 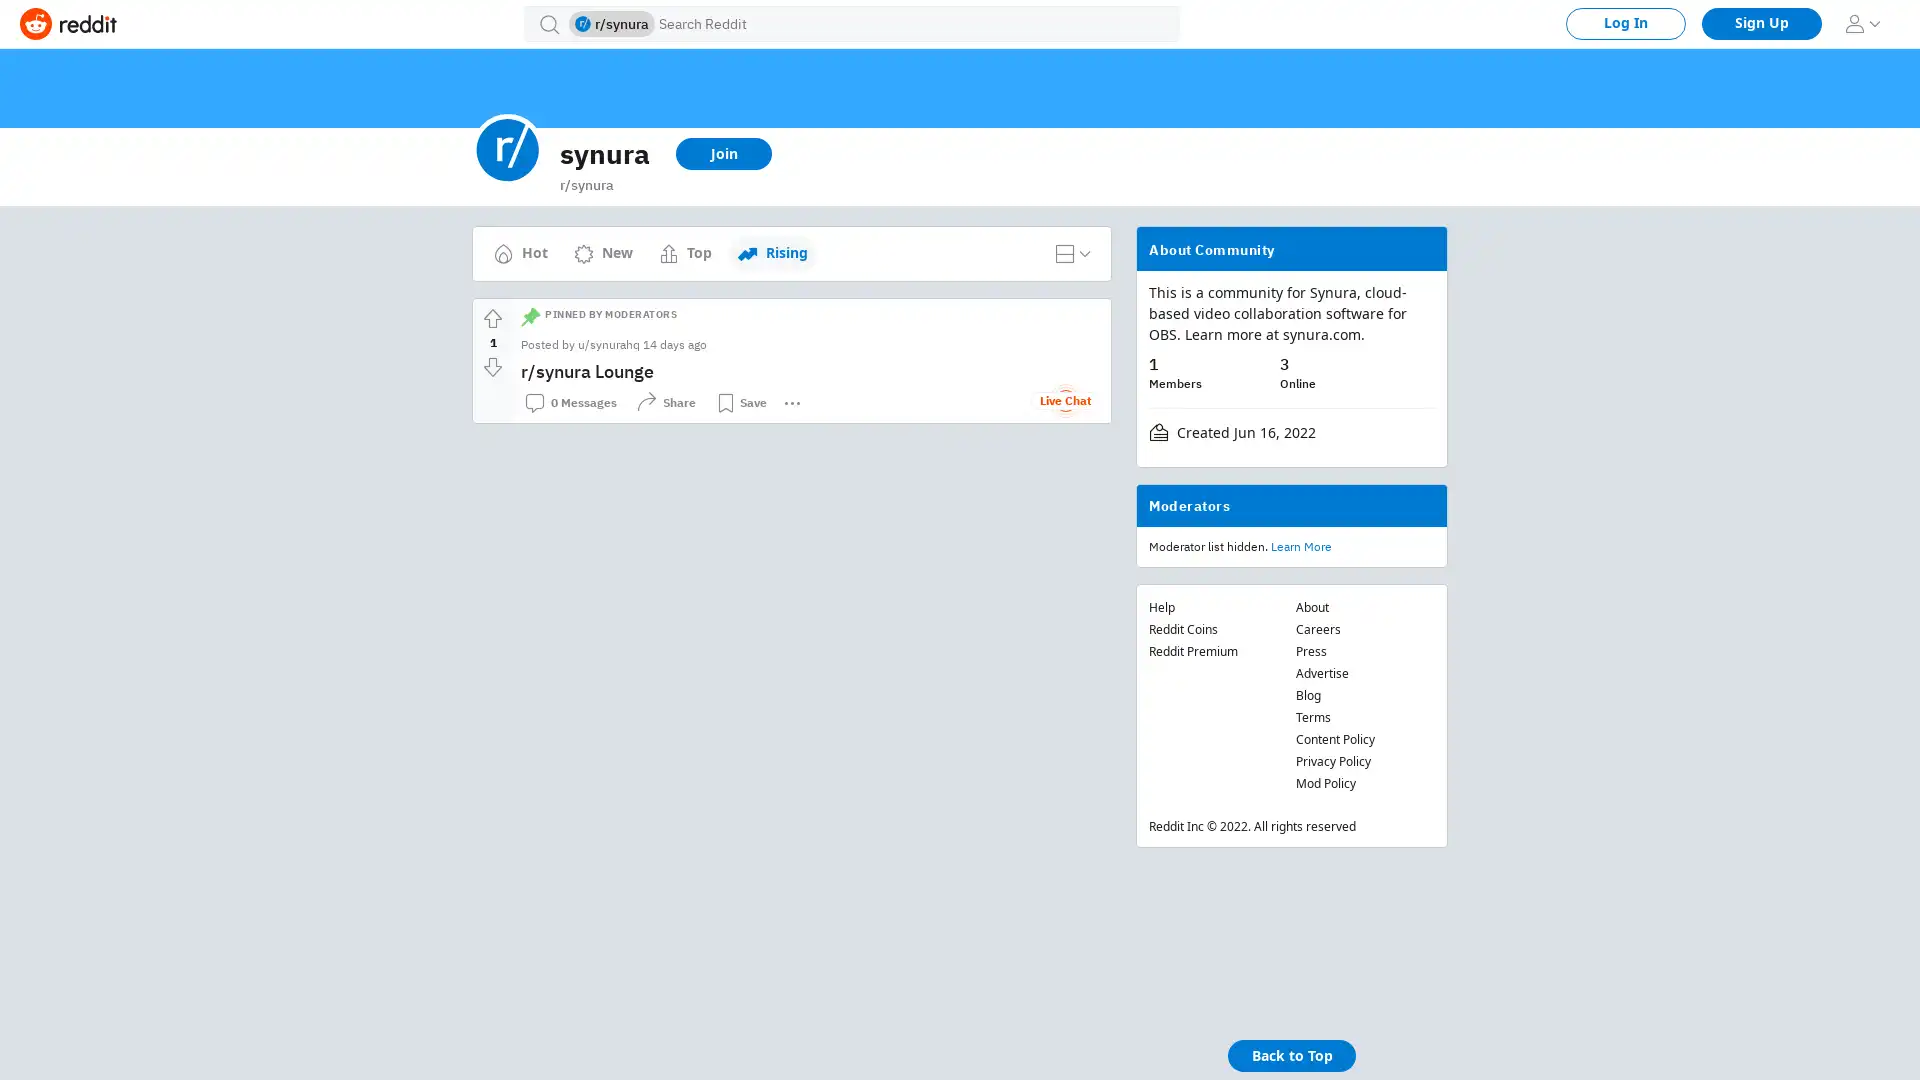 I want to click on upvote, so click(x=493, y=318).